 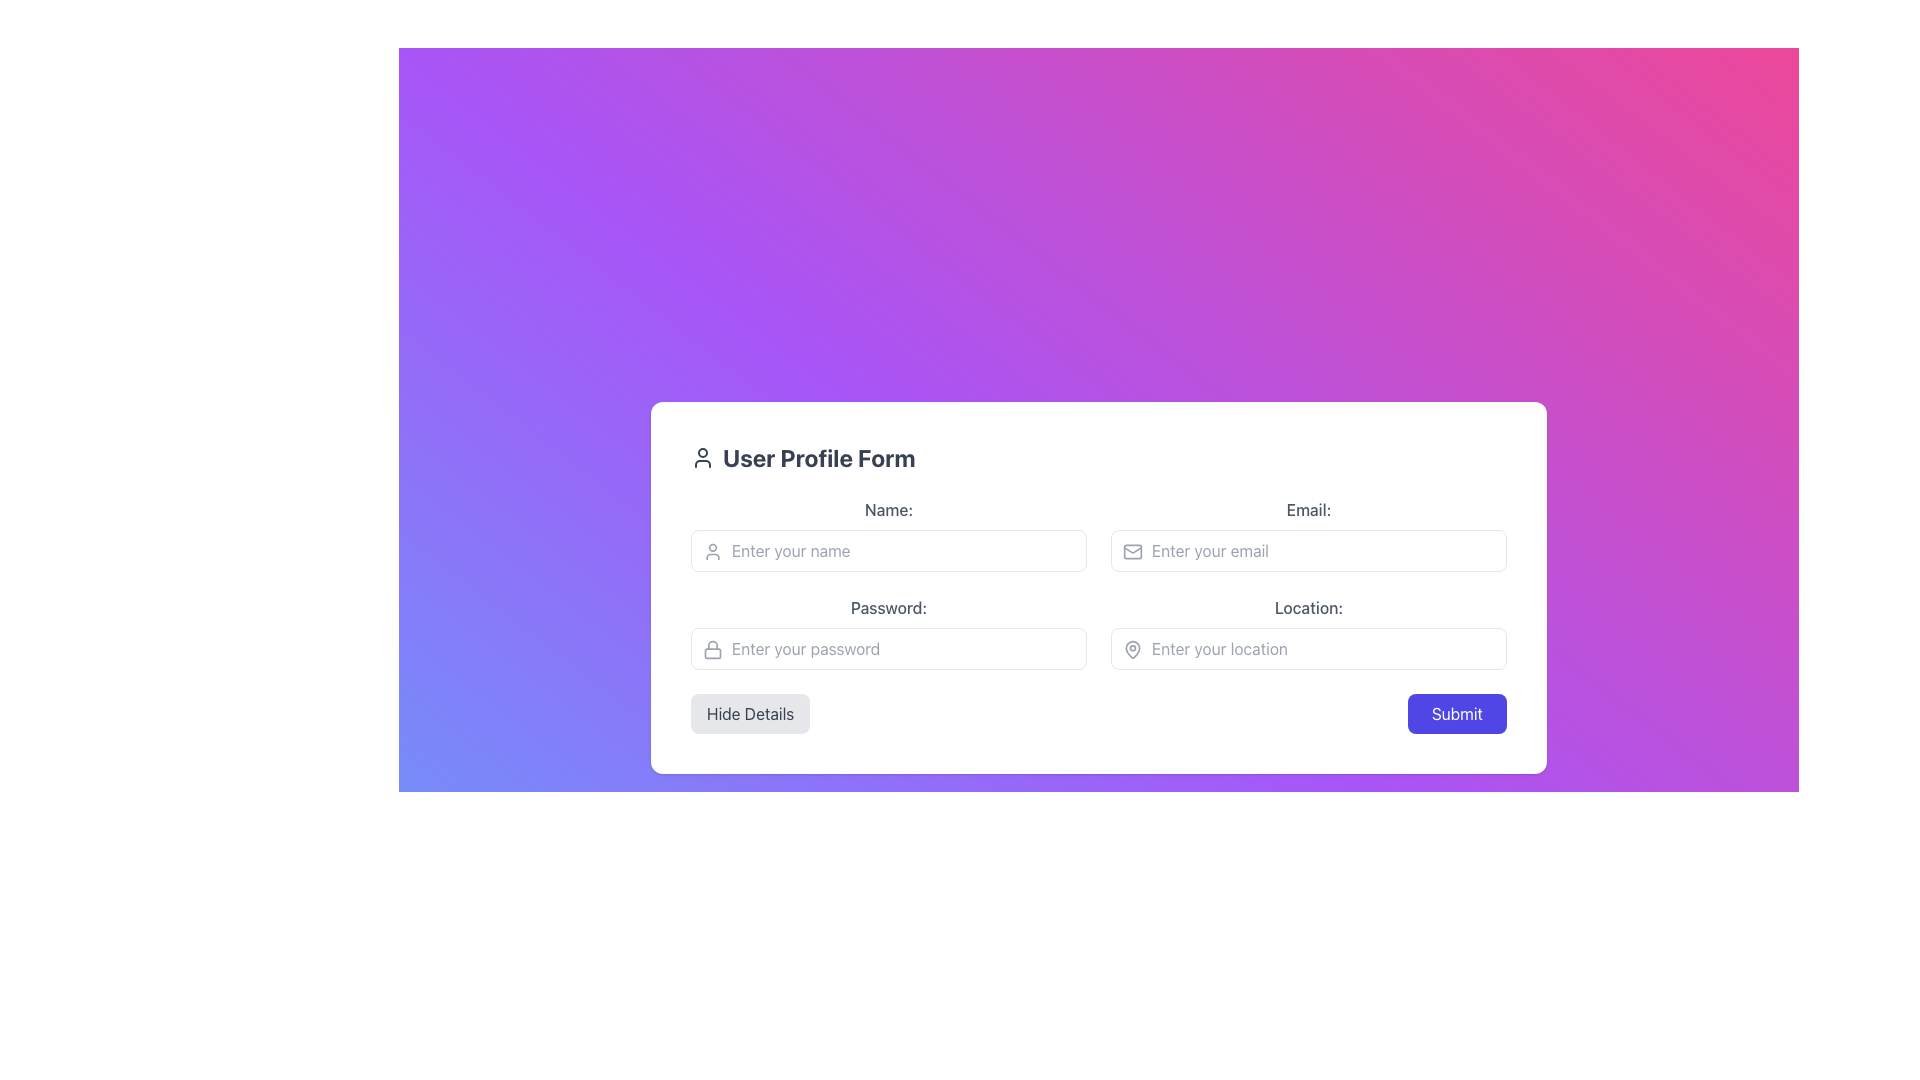 I want to click on the email field icon located to the left of the email input field component, which serves as a visual cue for the user, so click(x=1132, y=551).